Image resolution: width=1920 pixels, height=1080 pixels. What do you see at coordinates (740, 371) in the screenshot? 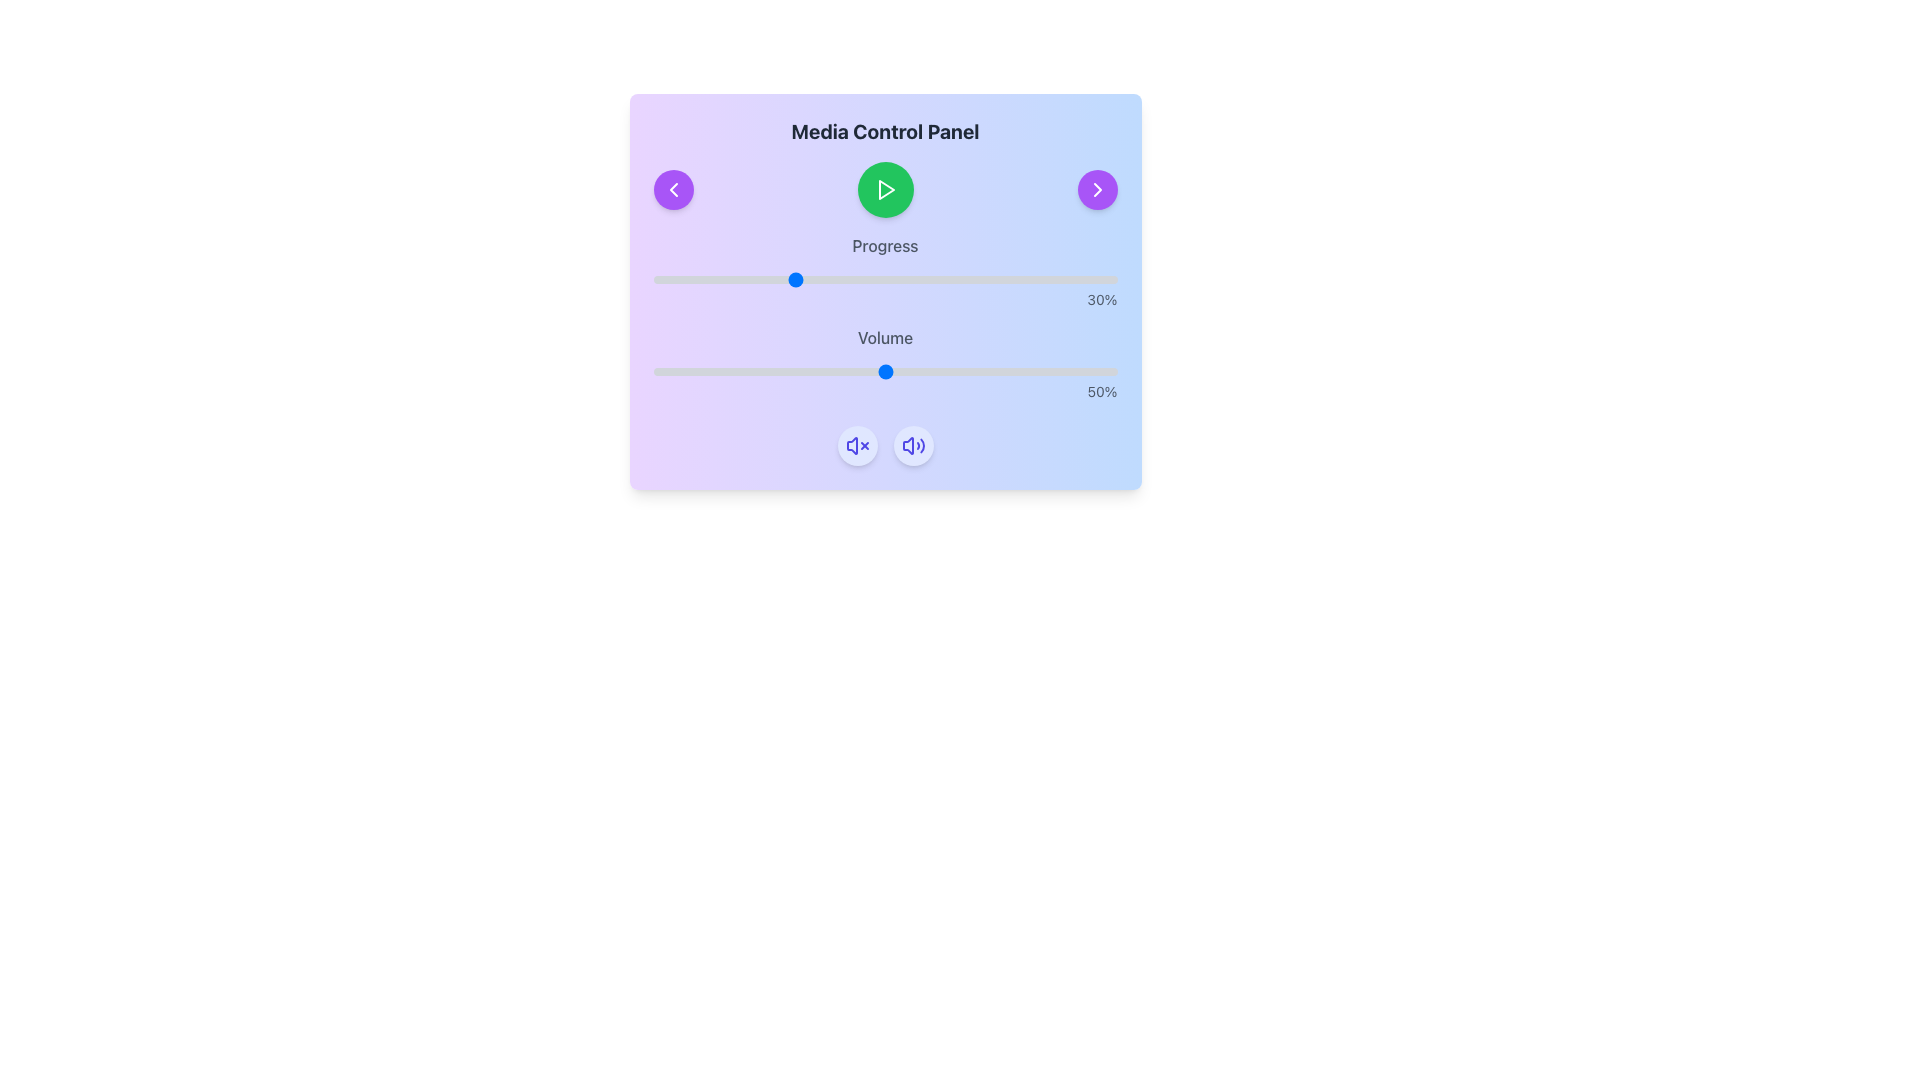
I see `the slider value` at bounding box center [740, 371].